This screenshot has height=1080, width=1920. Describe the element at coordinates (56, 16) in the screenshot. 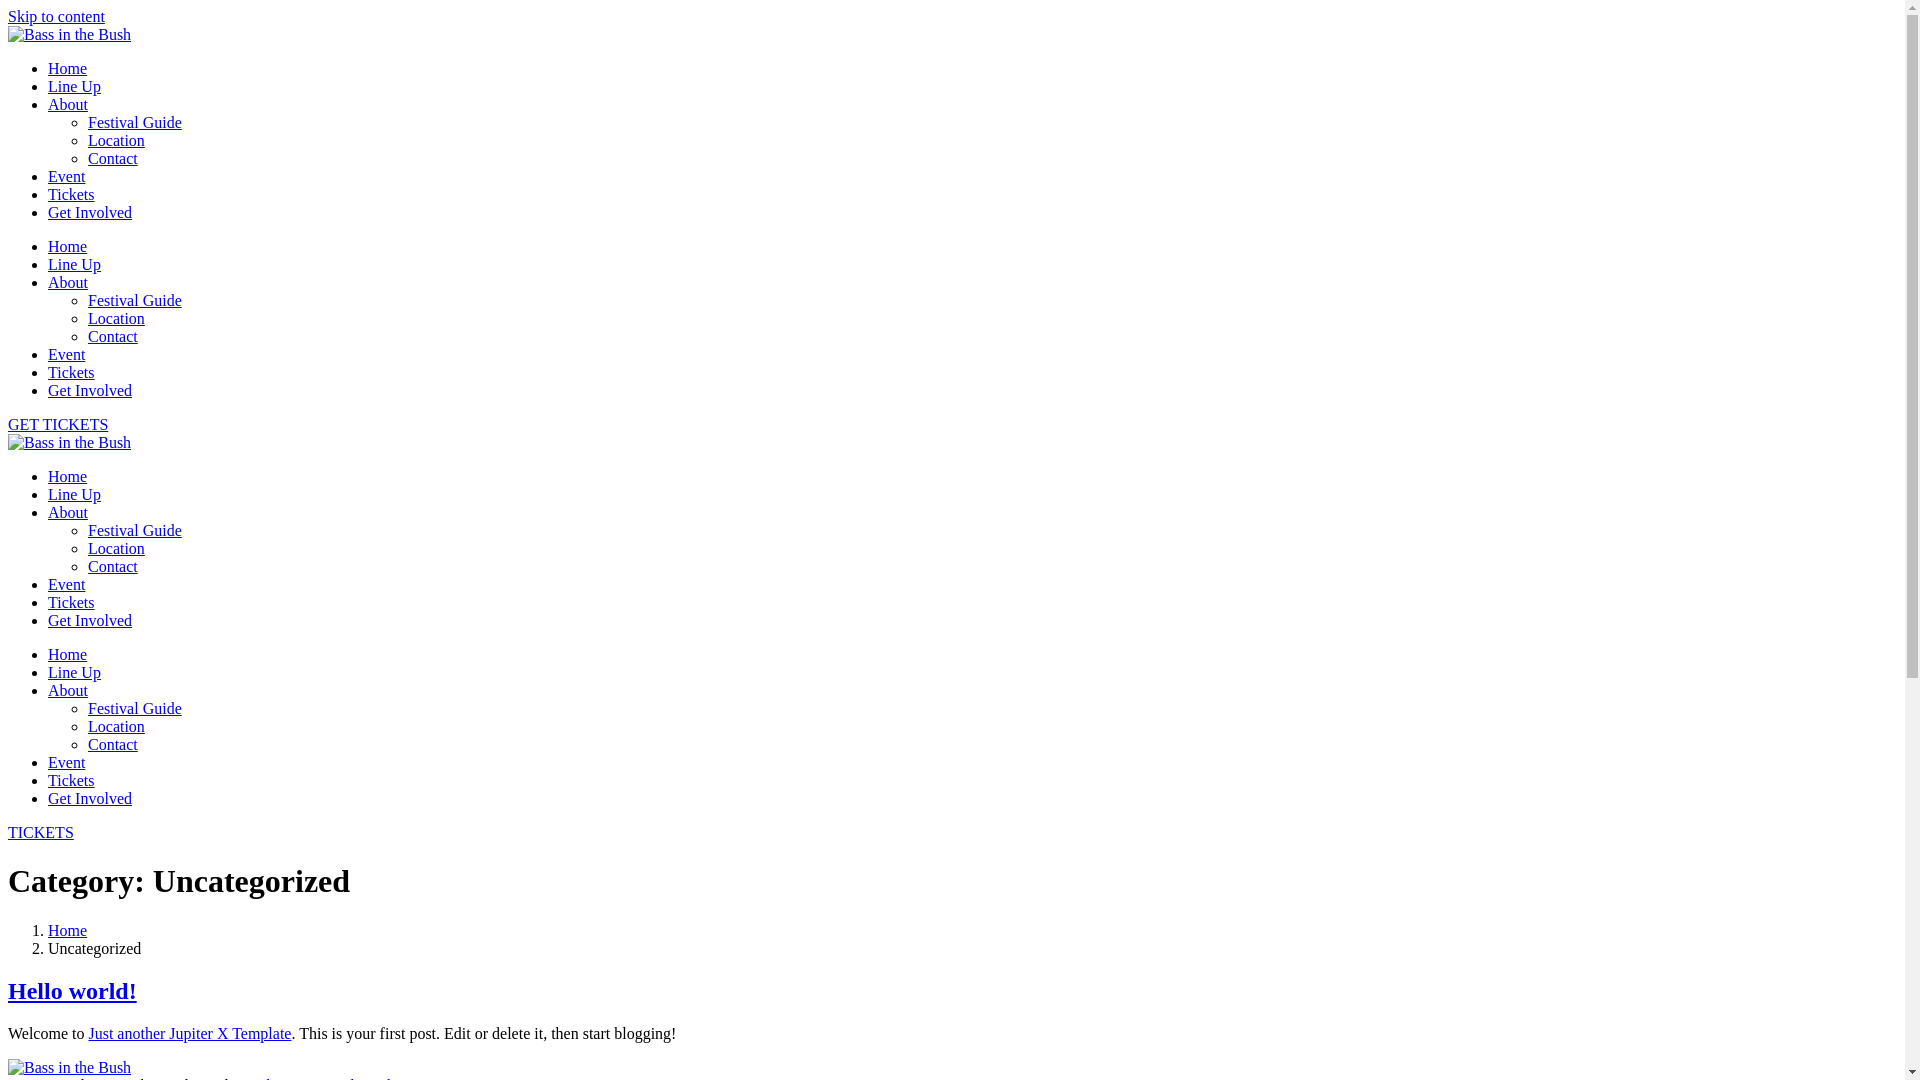

I see `'Skip to content'` at that location.